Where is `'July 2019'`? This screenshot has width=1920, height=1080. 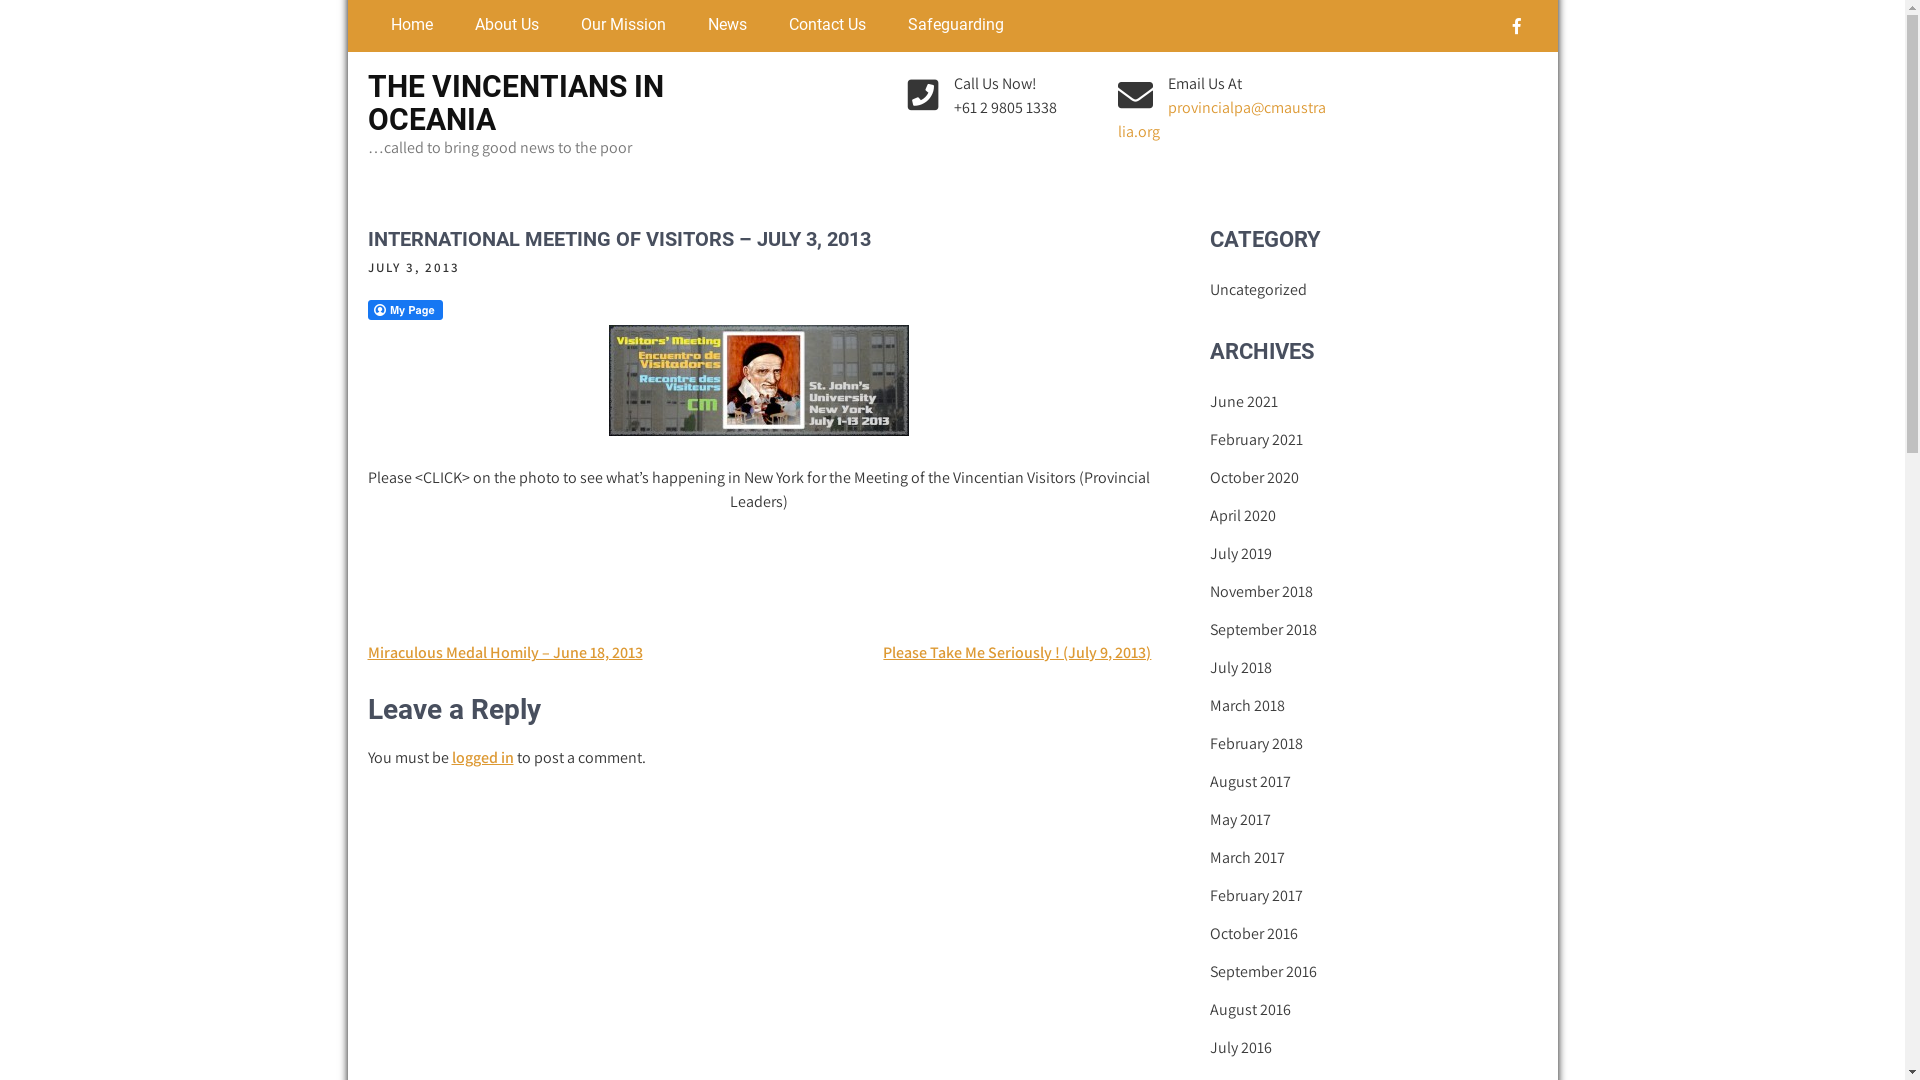 'July 2019' is located at coordinates (1240, 554).